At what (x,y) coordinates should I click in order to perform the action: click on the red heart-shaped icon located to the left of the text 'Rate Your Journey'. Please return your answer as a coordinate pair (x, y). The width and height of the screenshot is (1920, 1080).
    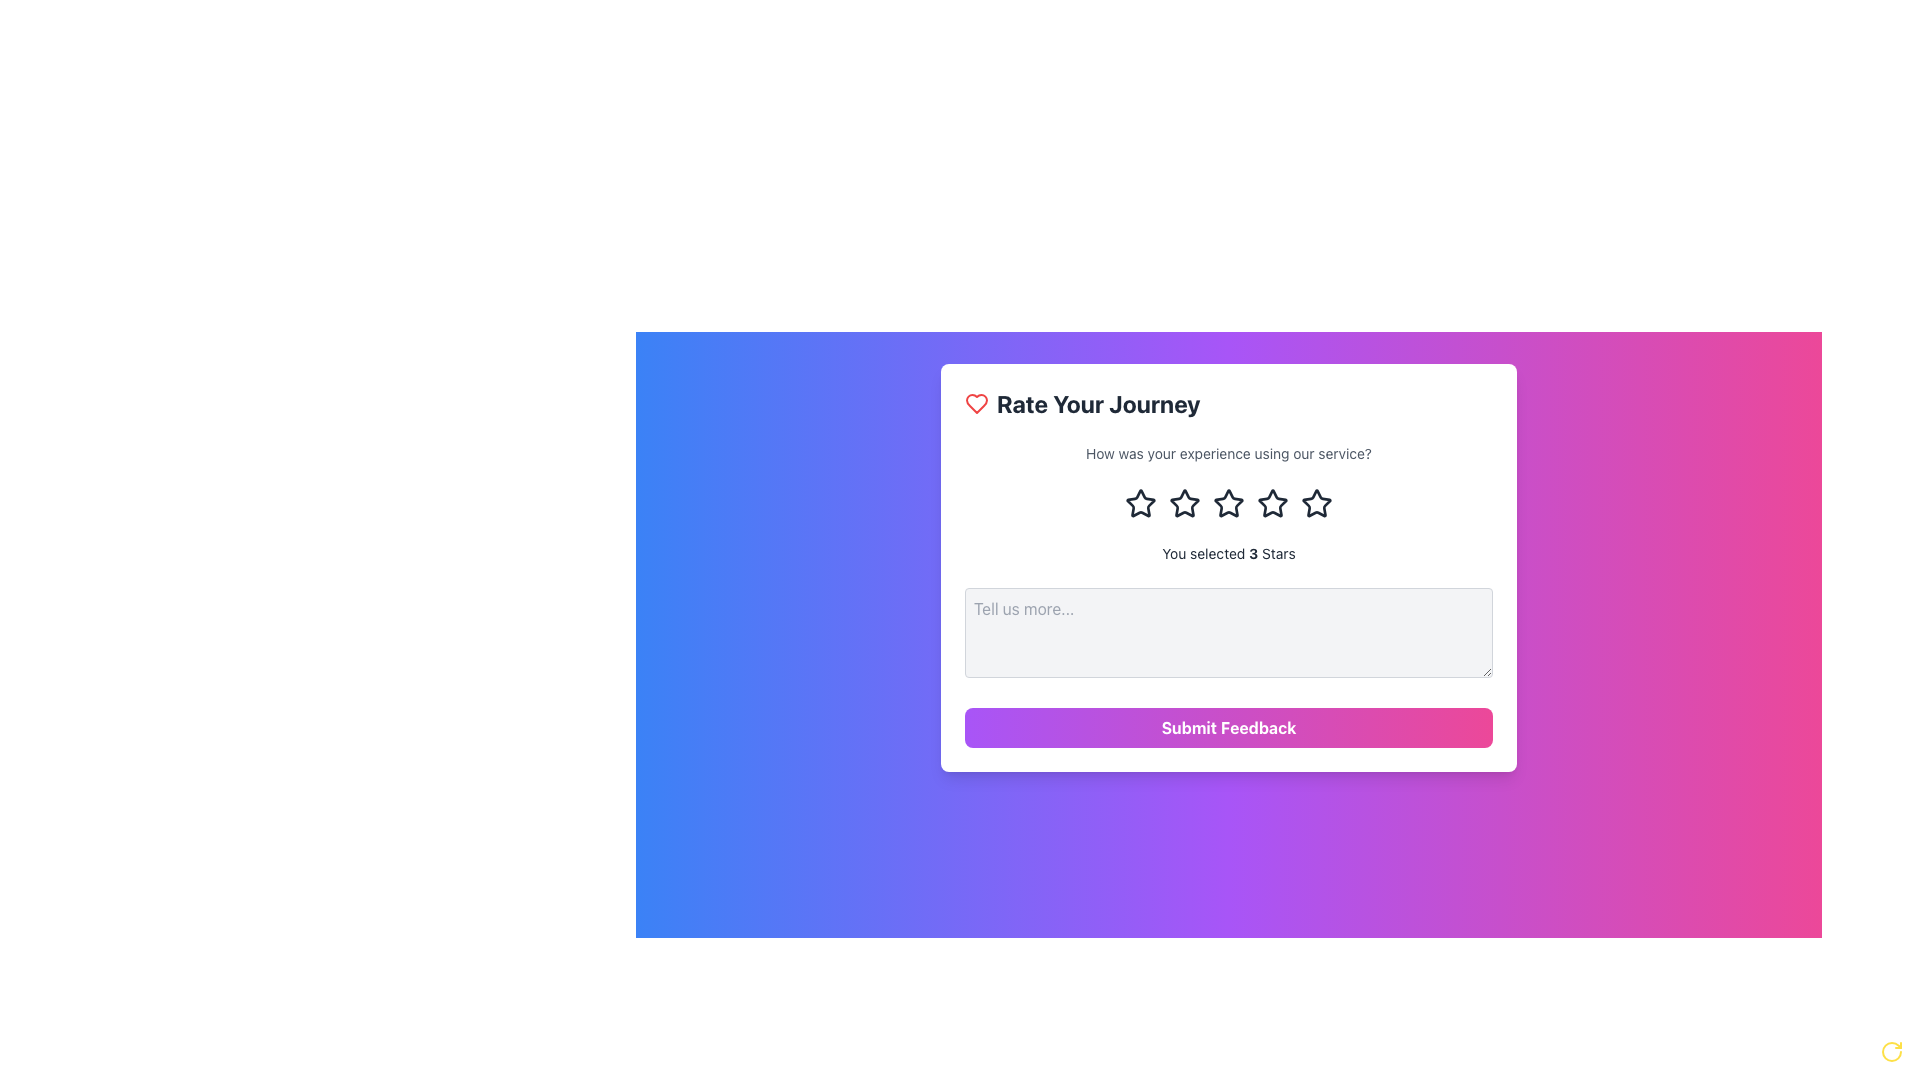
    Looking at the image, I should click on (977, 404).